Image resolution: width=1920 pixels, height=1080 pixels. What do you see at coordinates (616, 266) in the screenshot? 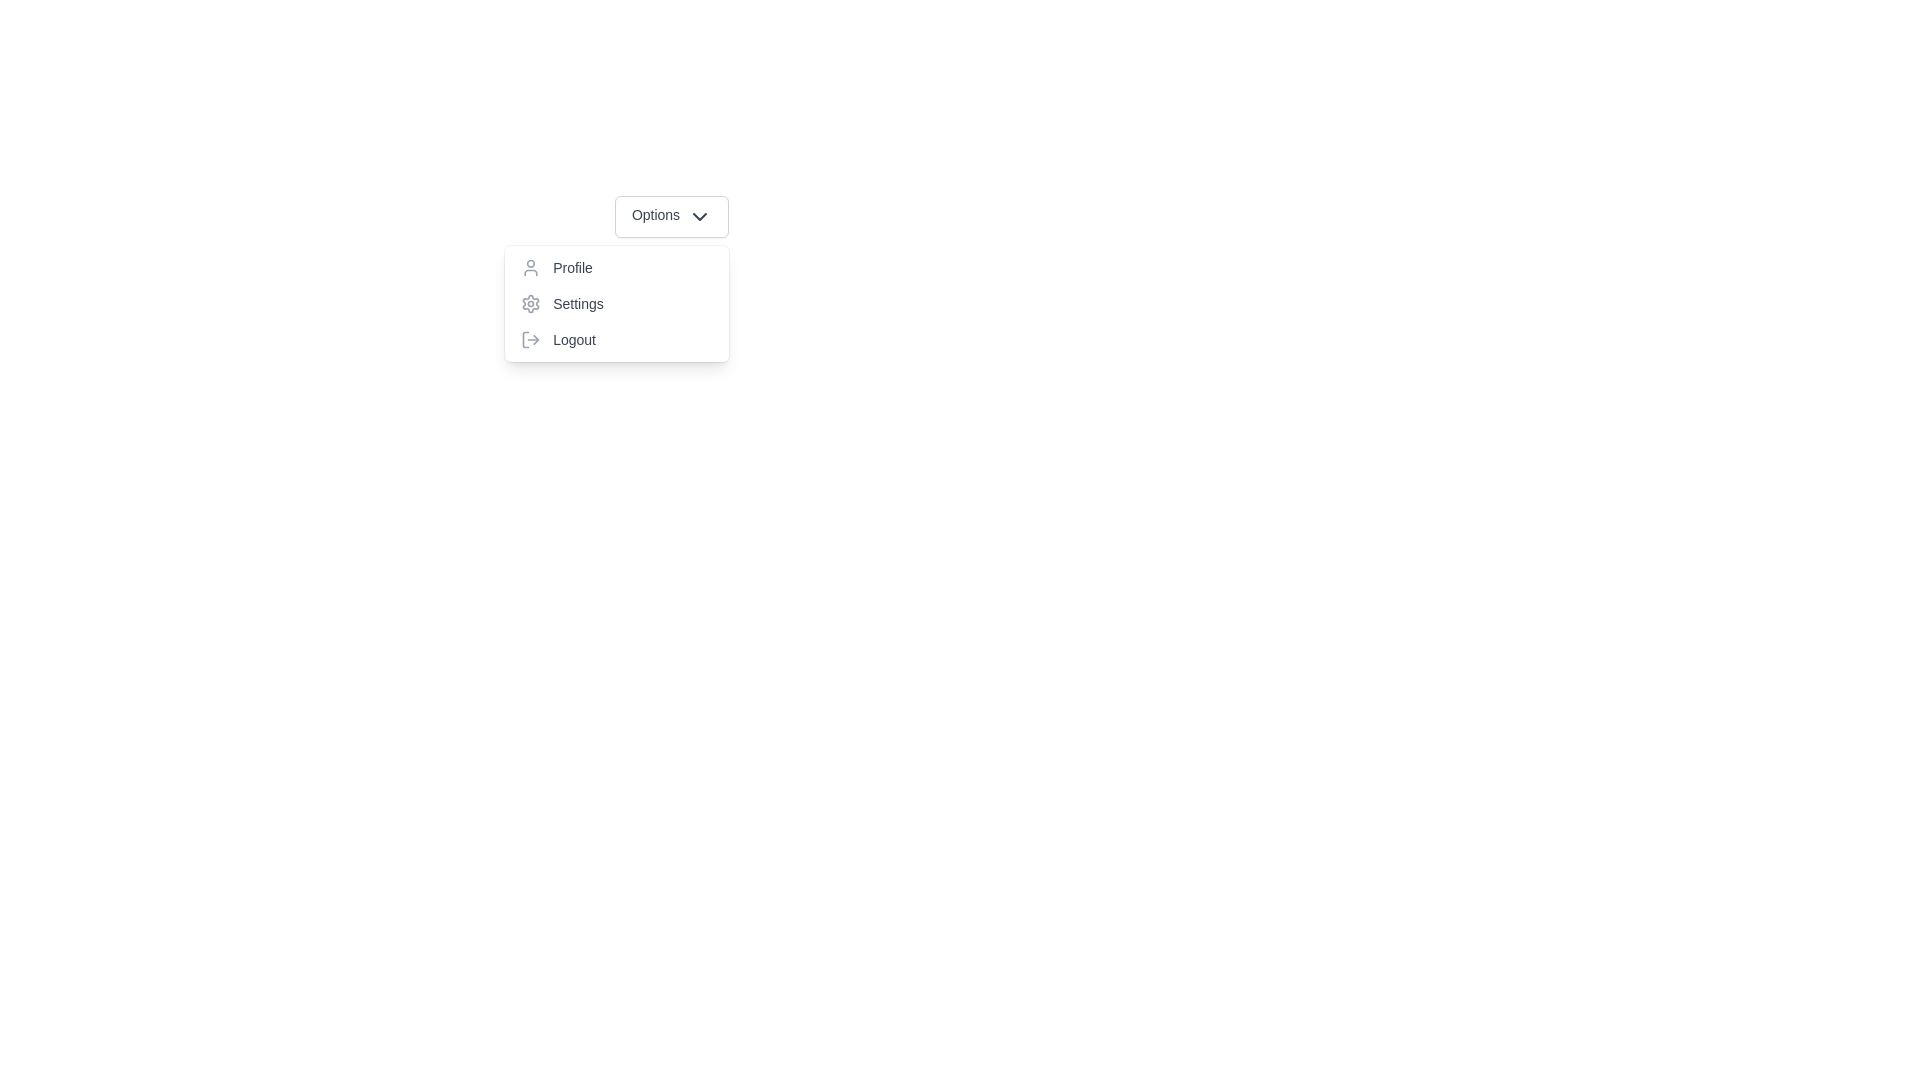
I see `the 'Profile' option in the dropdown menu` at bounding box center [616, 266].